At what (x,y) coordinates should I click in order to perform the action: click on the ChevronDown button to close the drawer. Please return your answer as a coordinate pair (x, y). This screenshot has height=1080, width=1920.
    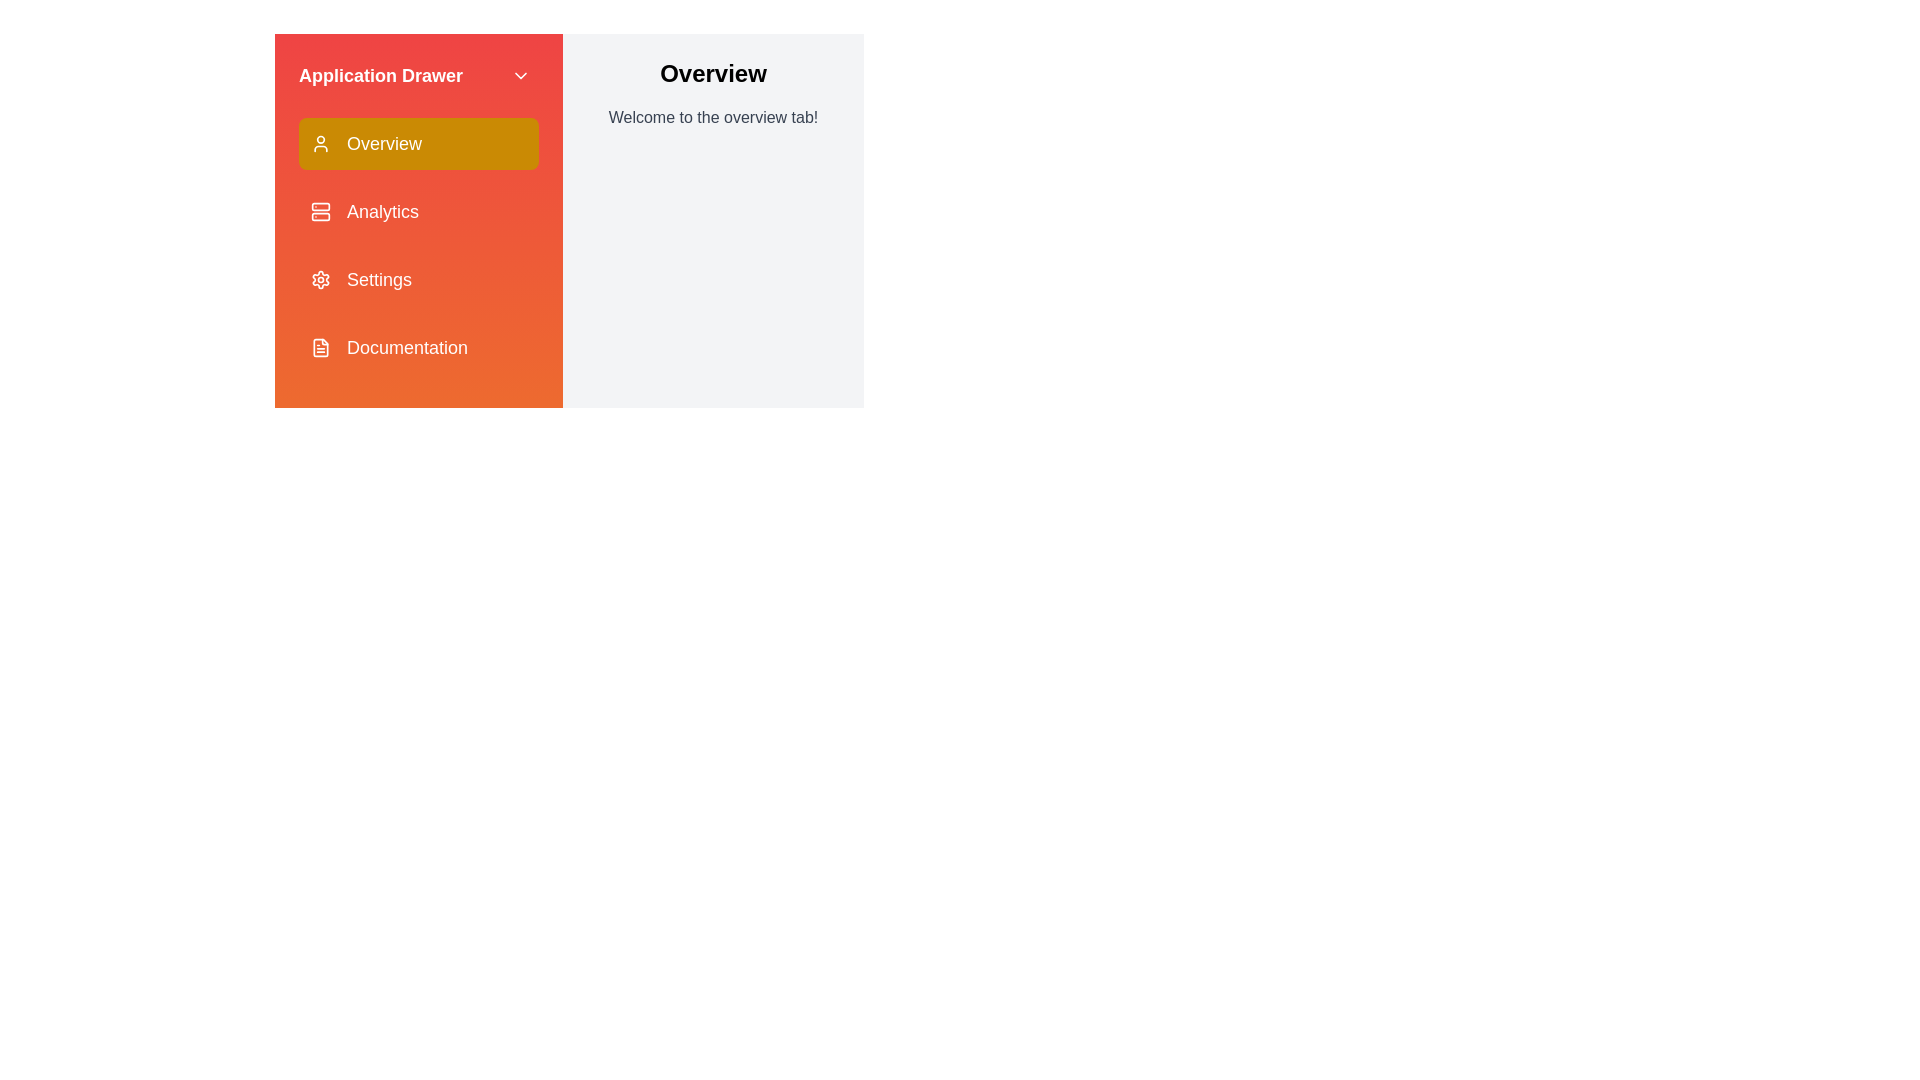
    Looking at the image, I should click on (521, 75).